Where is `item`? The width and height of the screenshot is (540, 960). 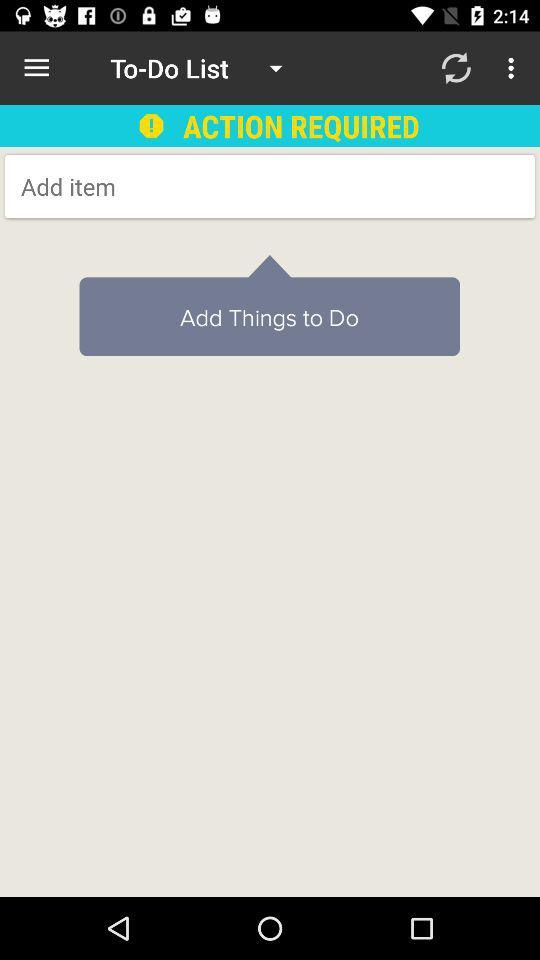
item is located at coordinates (181, 186).